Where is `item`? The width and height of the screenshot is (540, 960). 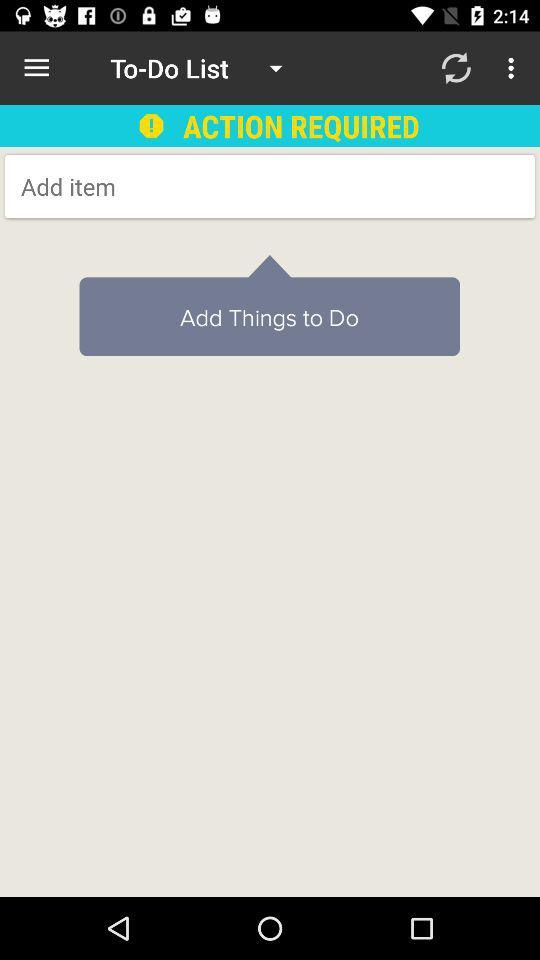
item is located at coordinates (181, 186).